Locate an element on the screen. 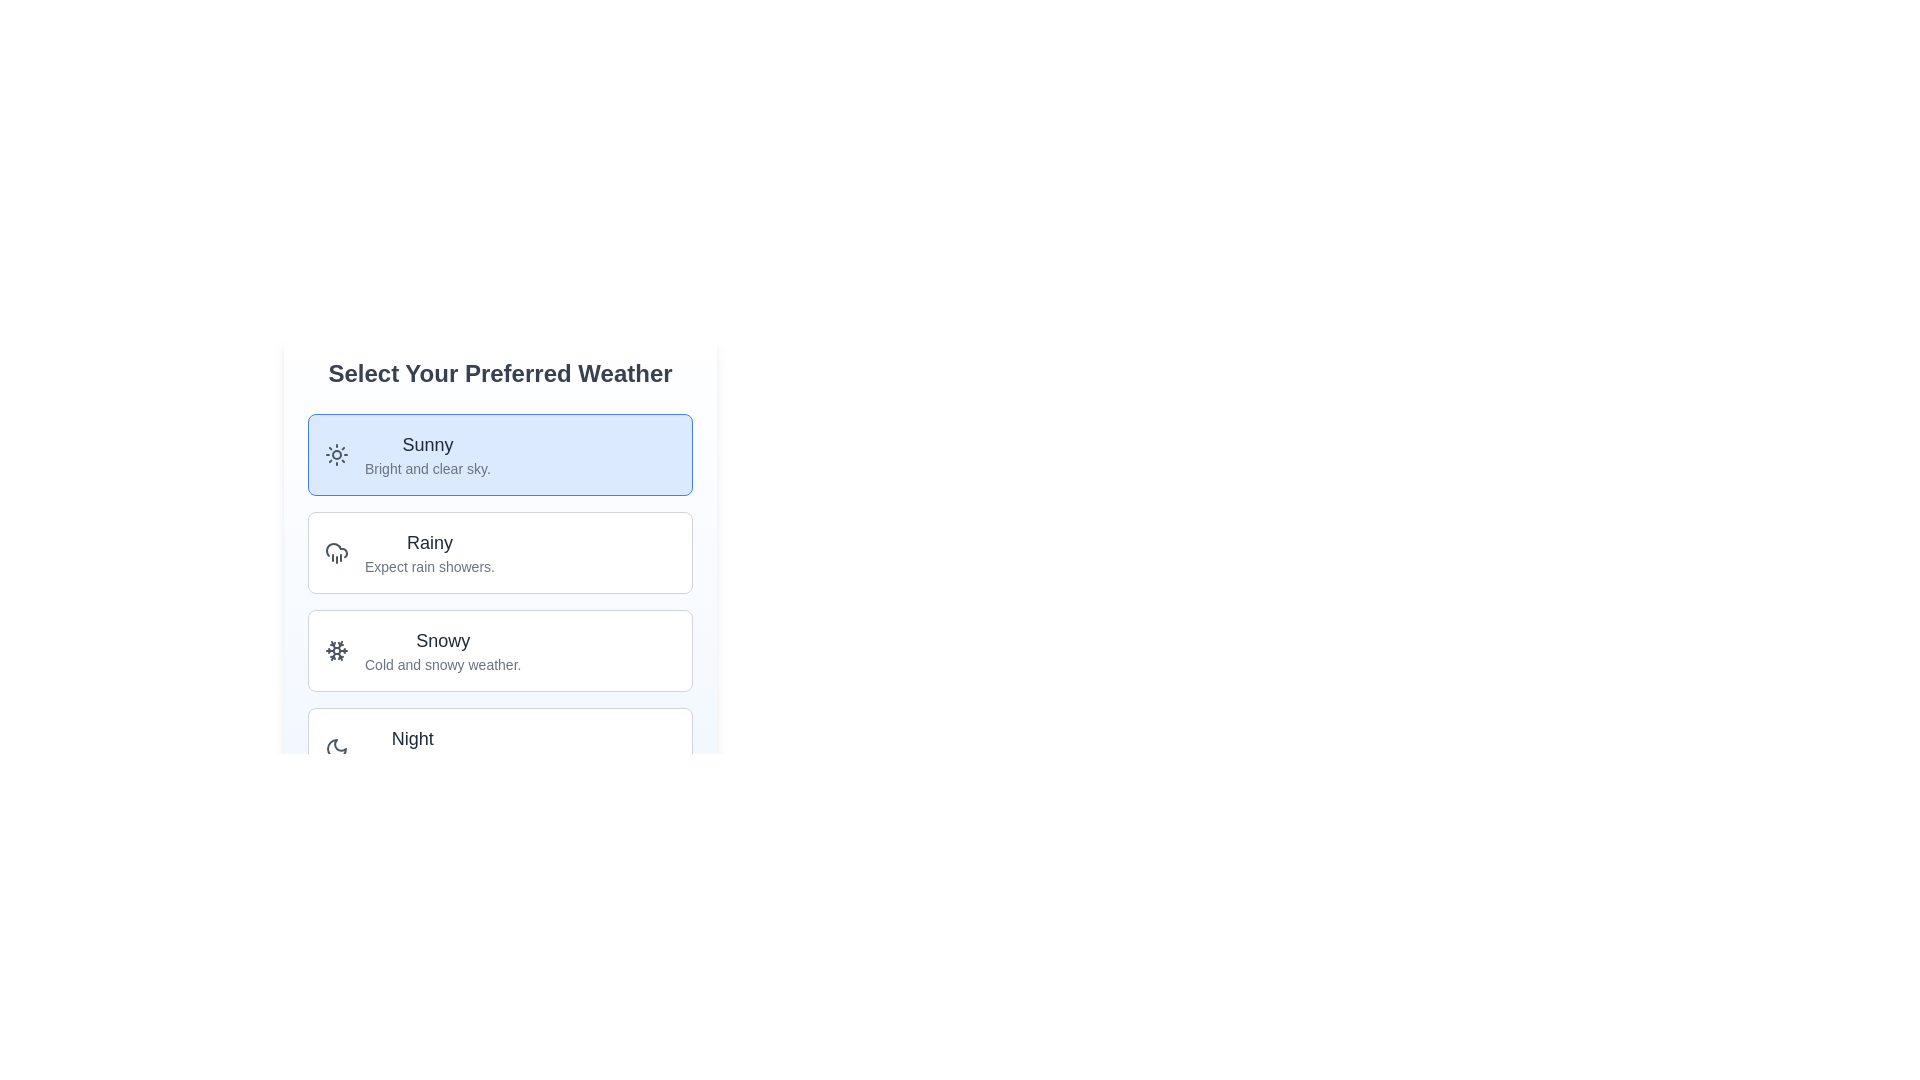 The width and height of the screenshot is (1920, 1080). the text label displaying 'Bright and clear sky.' which is located directly below the 'Sunny' title text in the weather options section is located at coordinates (426, 469).